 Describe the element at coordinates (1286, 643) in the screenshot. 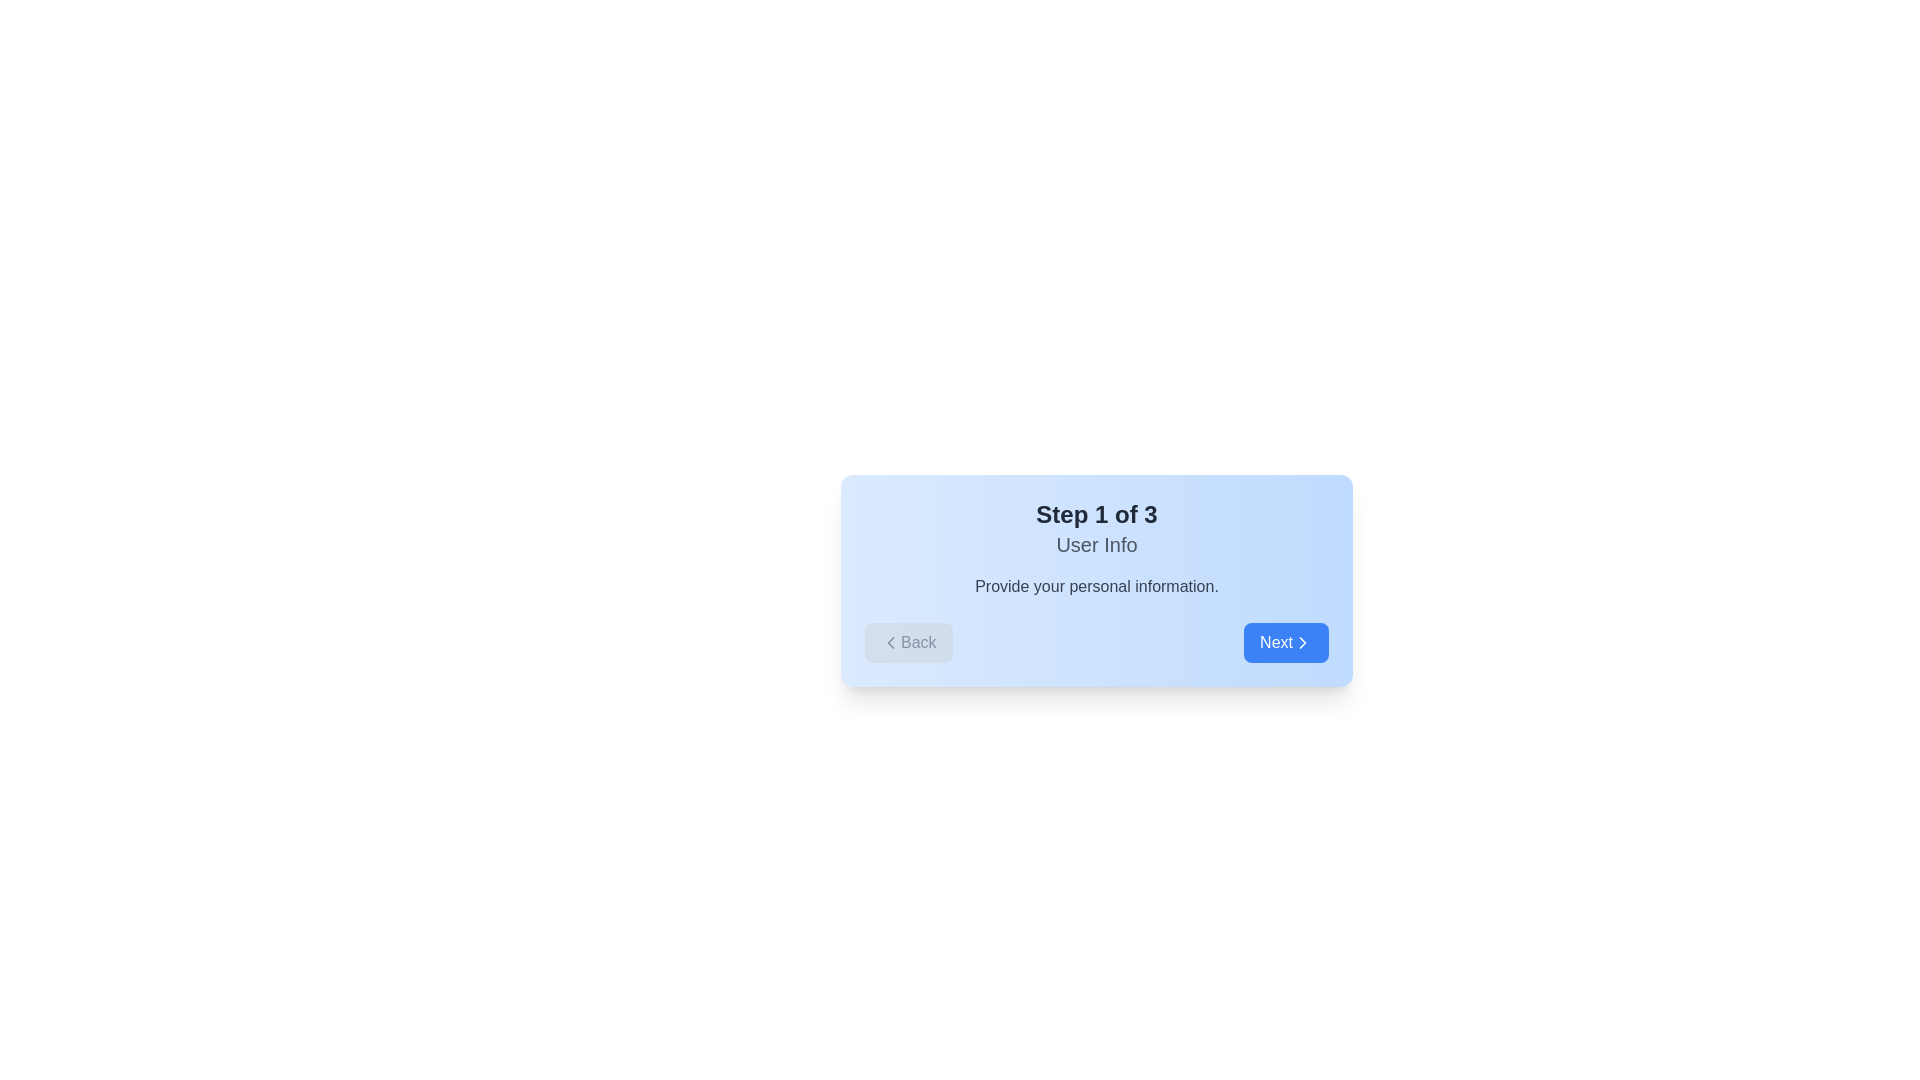

I see `the 'Next' button located in the bottom-right corner of the card UI component` at that location.